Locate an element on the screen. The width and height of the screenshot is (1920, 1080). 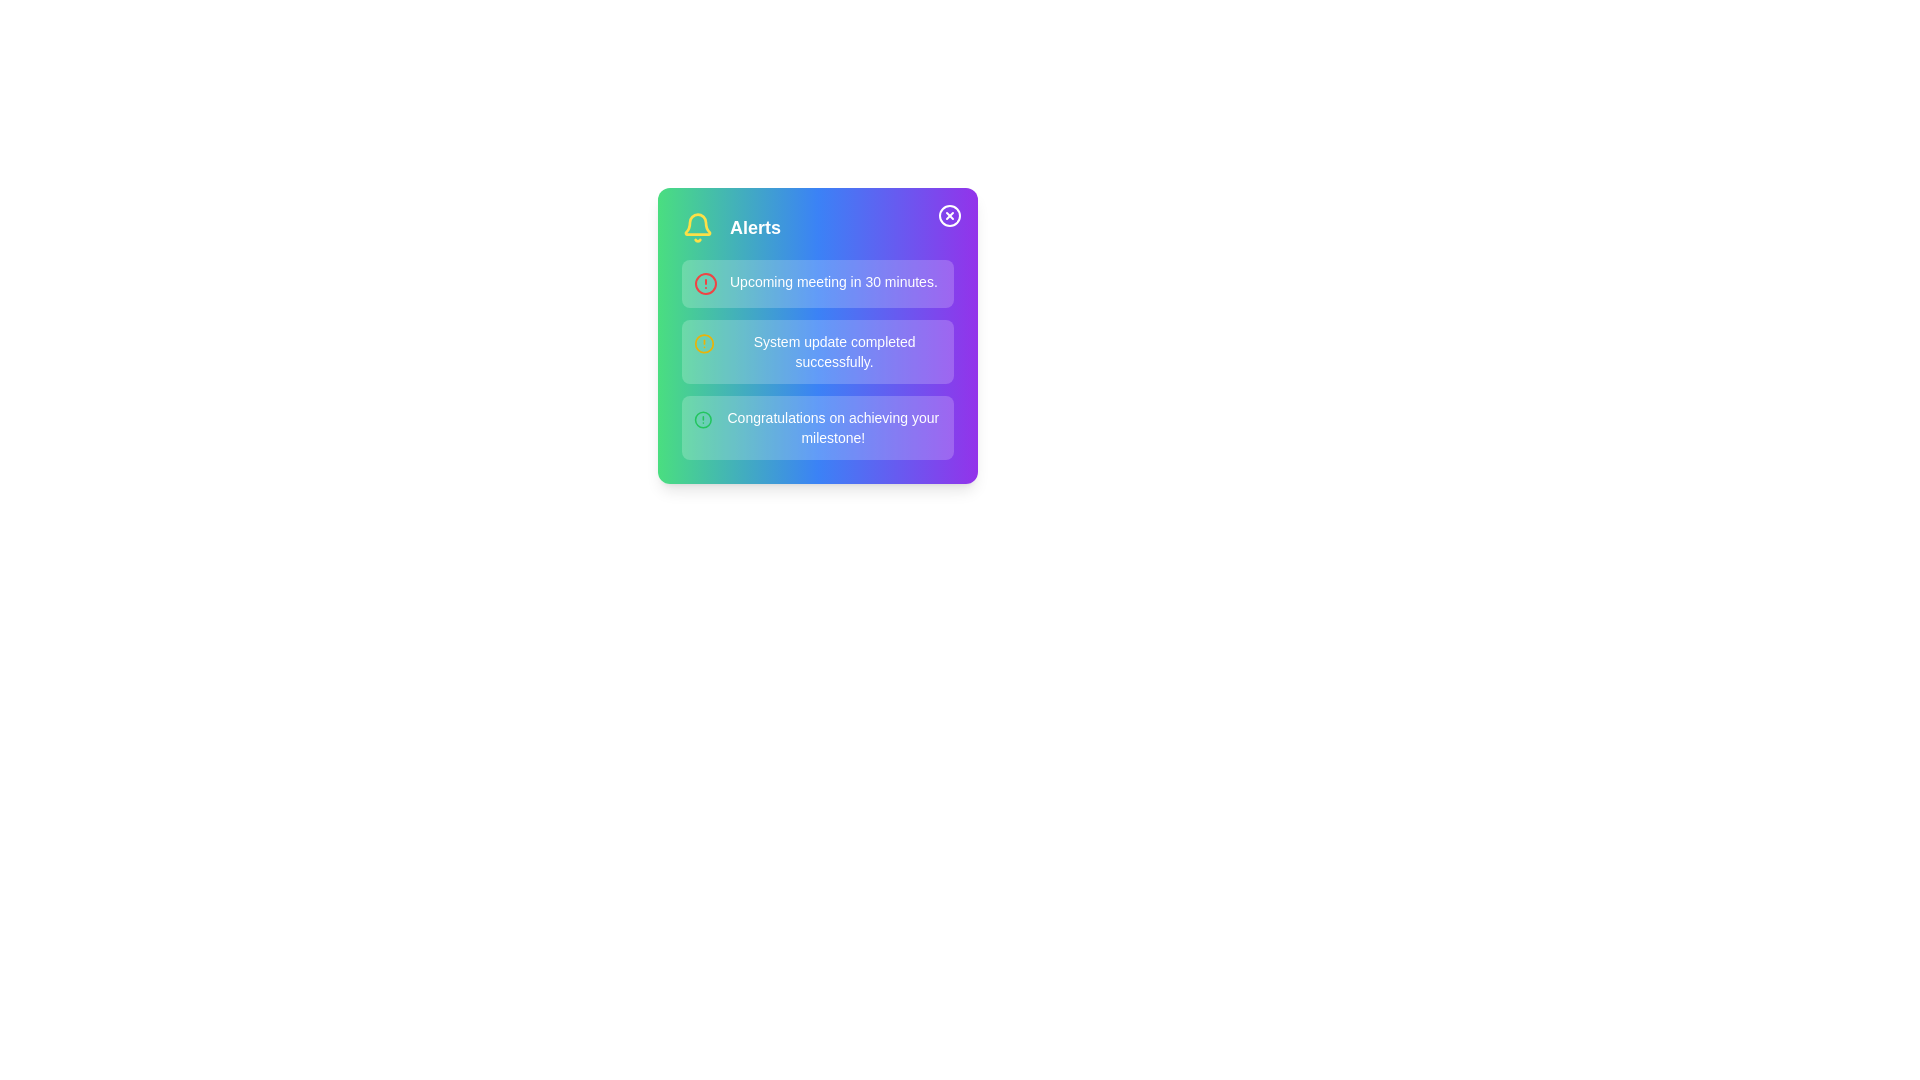
the alert icon, which is a bell-shaped icon with a yellow outline located to the left of the word 'Alerts' in the notifications panel header is located at coordinates (697, 226).